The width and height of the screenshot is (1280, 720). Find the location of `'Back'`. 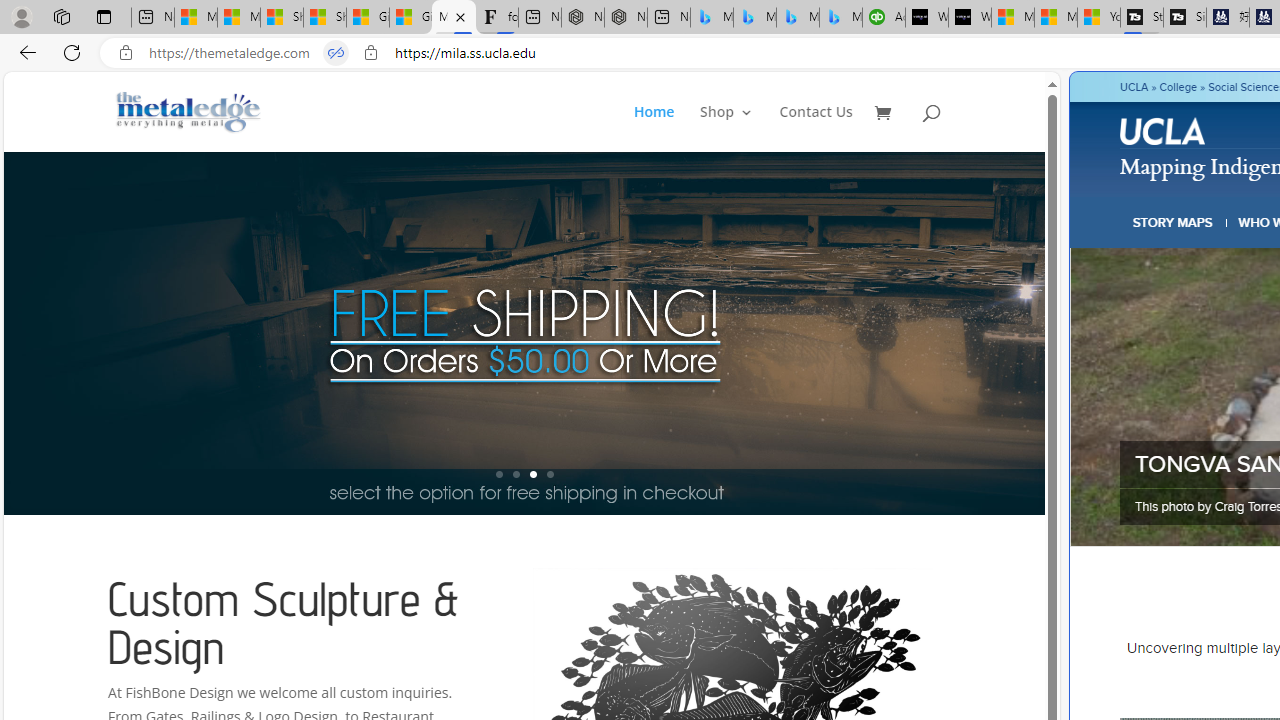

'Back' is located at coordinates (24, 51).